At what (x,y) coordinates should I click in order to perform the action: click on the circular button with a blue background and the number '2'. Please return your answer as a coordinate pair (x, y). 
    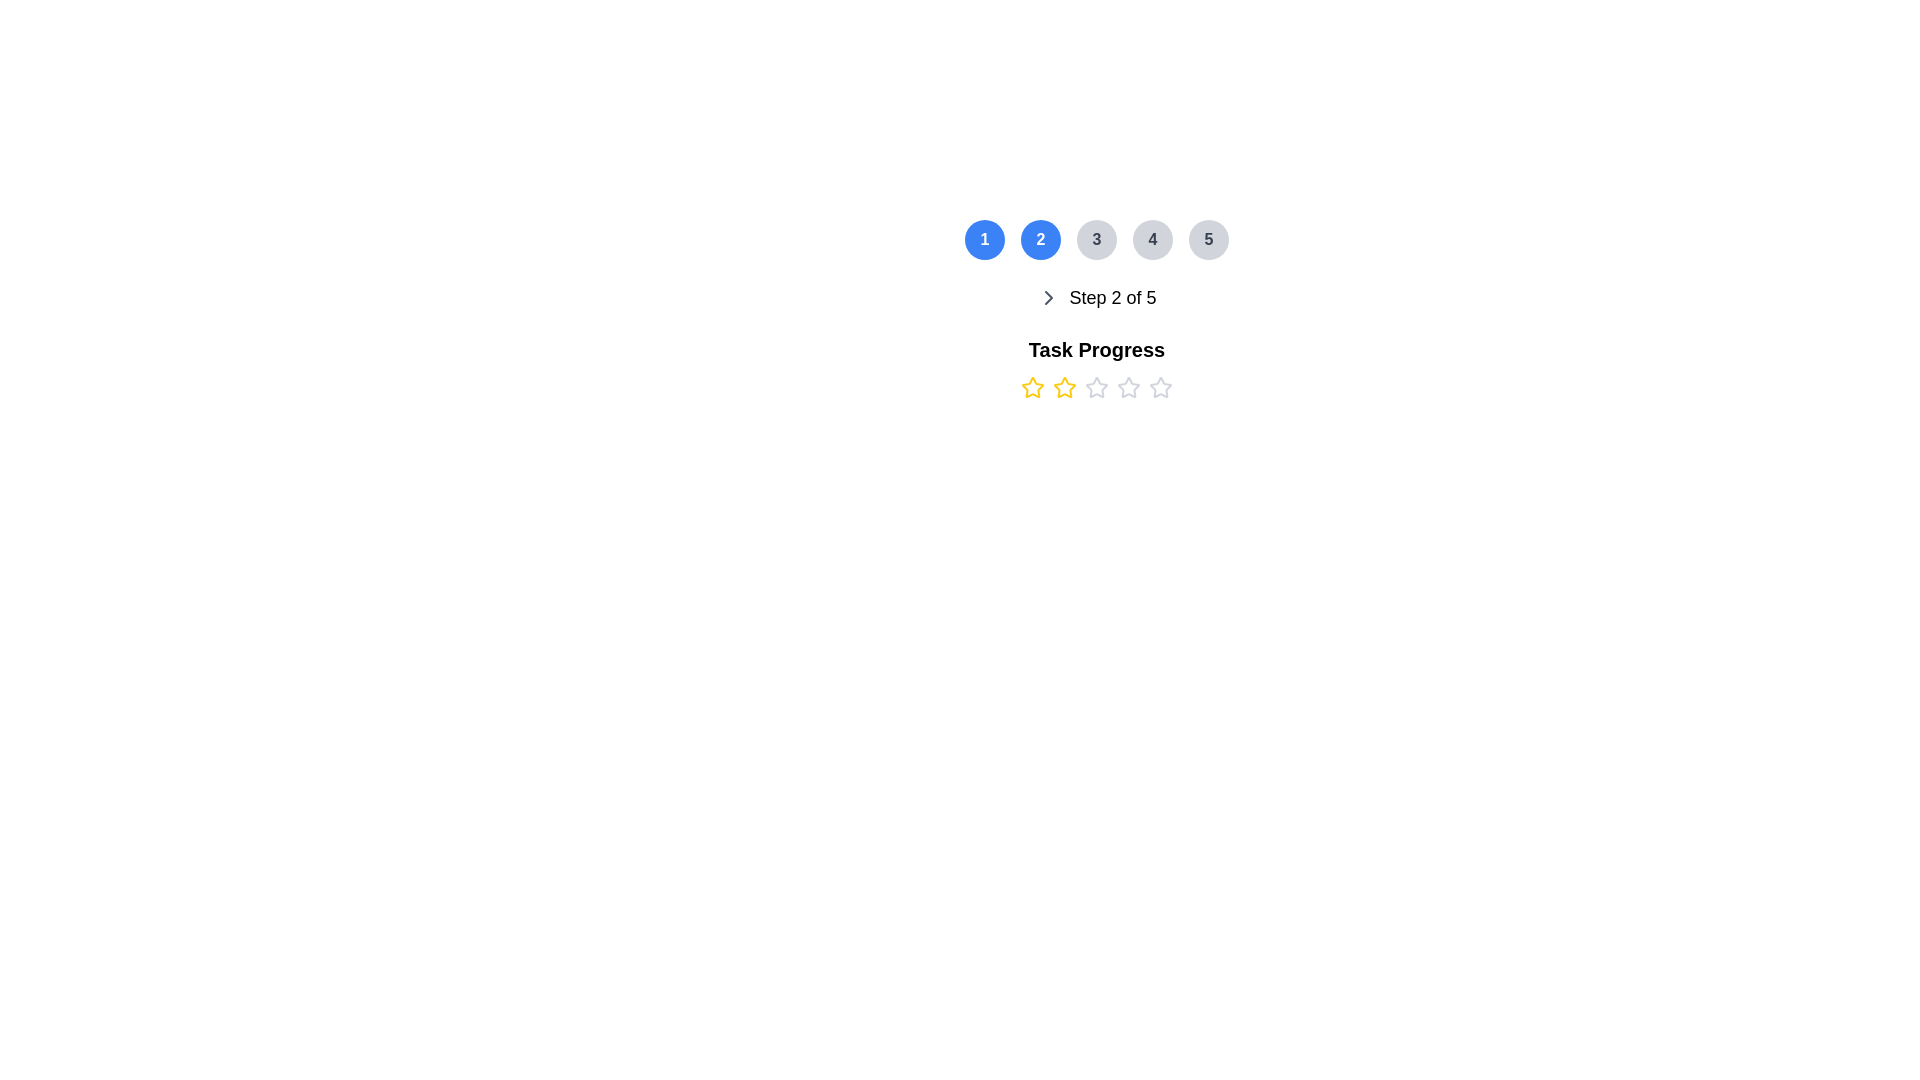
    Looking at the image, I should click on (1040, 238).